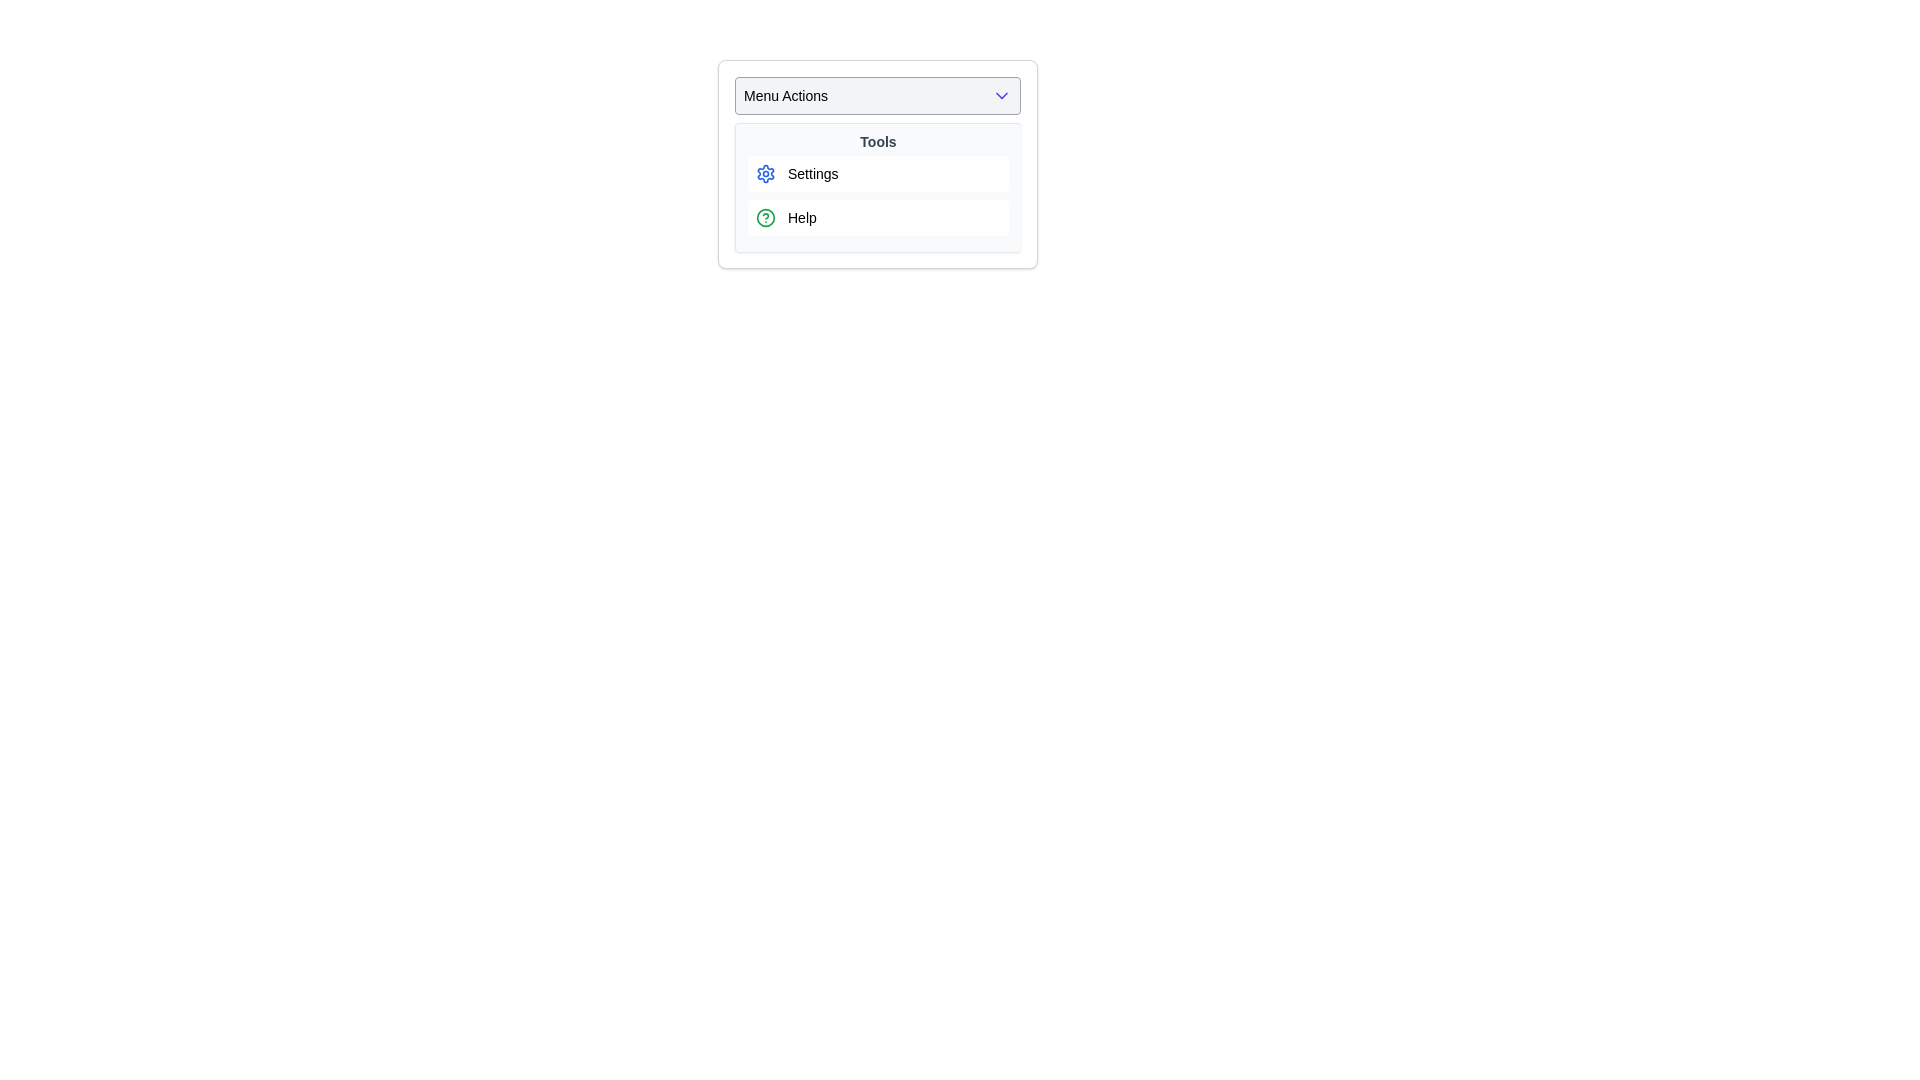 The width and height of the screenshot is (1920, 1080). What do you see at coordinates (765, 218) in the screenshot?
I see `the green circular outline element, which is part of the 'Help' option in the dropdown menu located at the top-left corner of the entry` at bounding box center [765, 218].